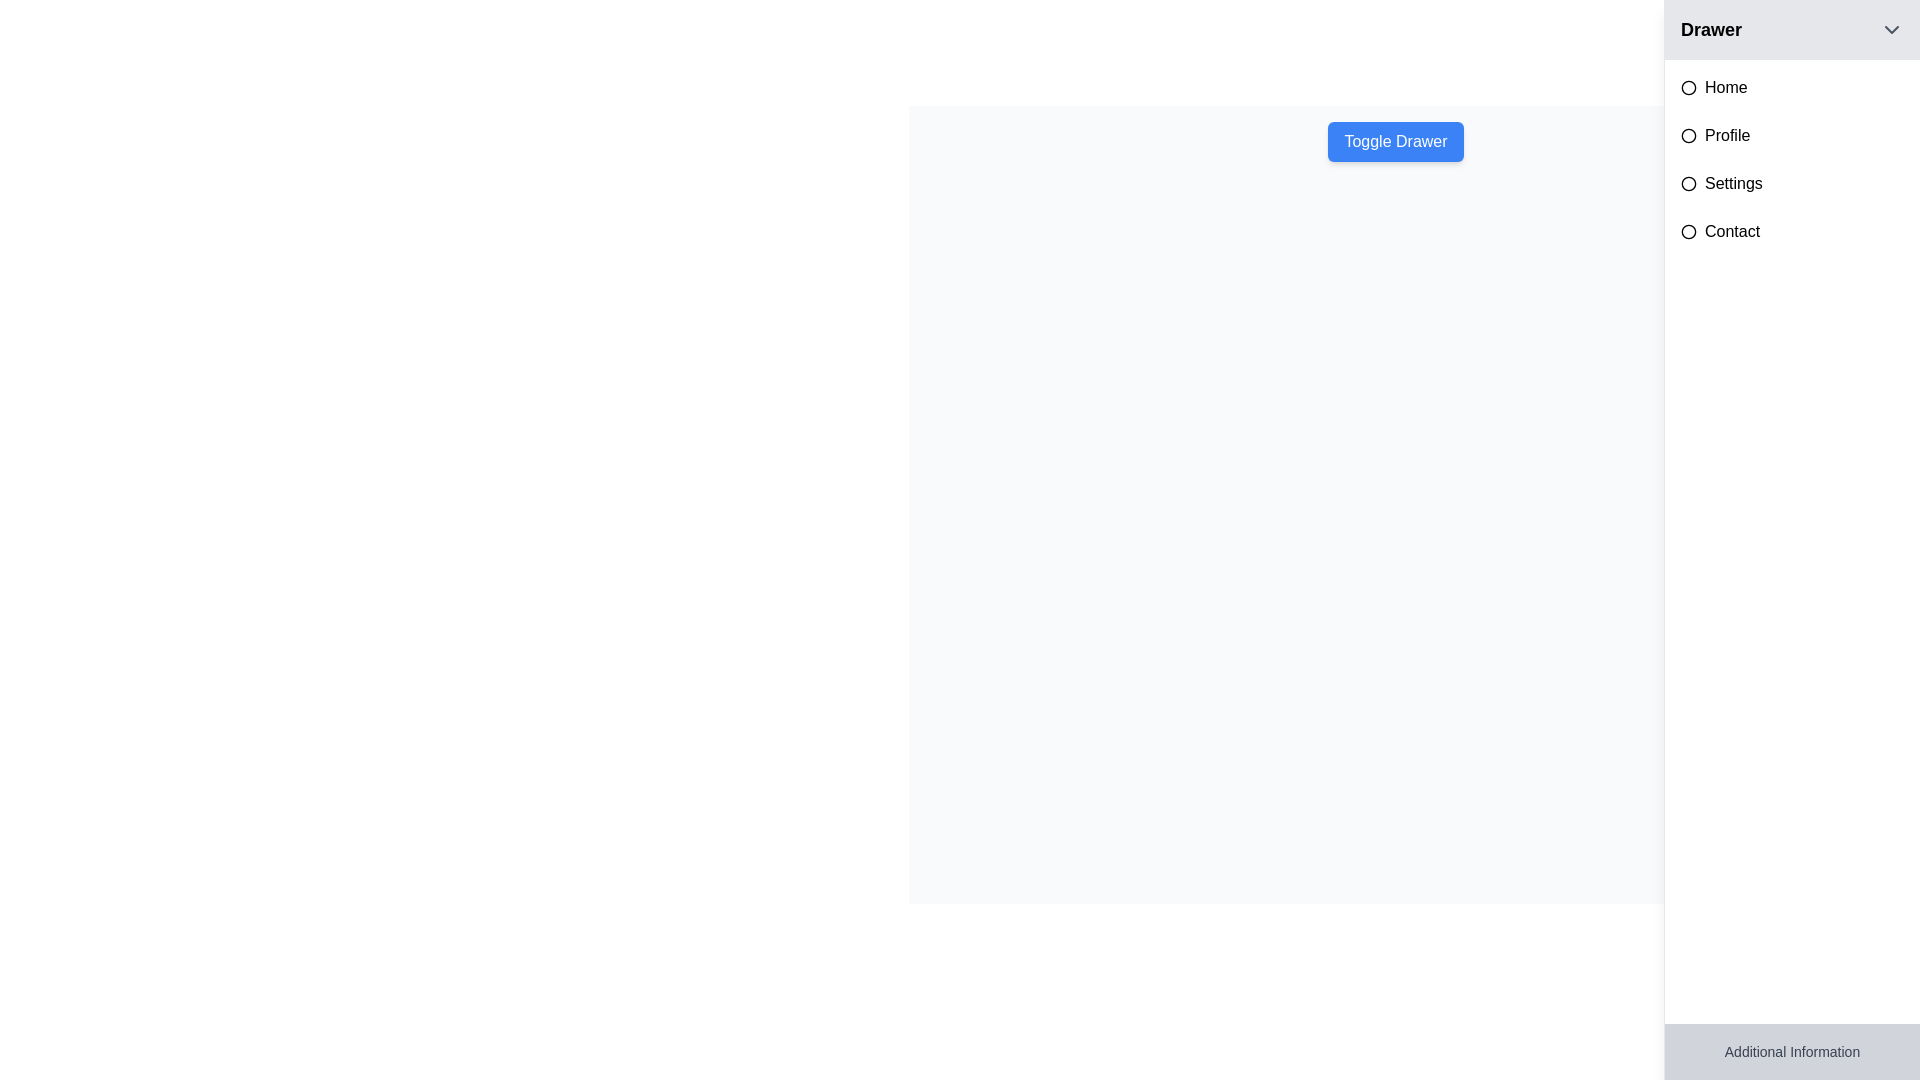 The height and width of the screenshot is (1080, 1920). I want to click on the black circle icon representing 'Settings' in the vertical list of navigation options within the drawer, so click(1688, 184).